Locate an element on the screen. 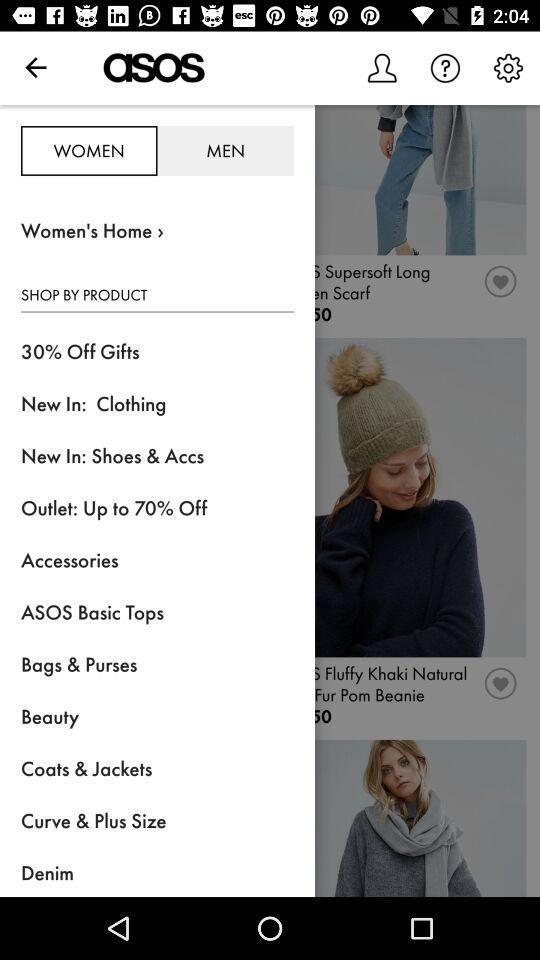 The width and height of the screenshot is (540, 960). the favorites icon which is below the first image is located at coordinates (500, 287).